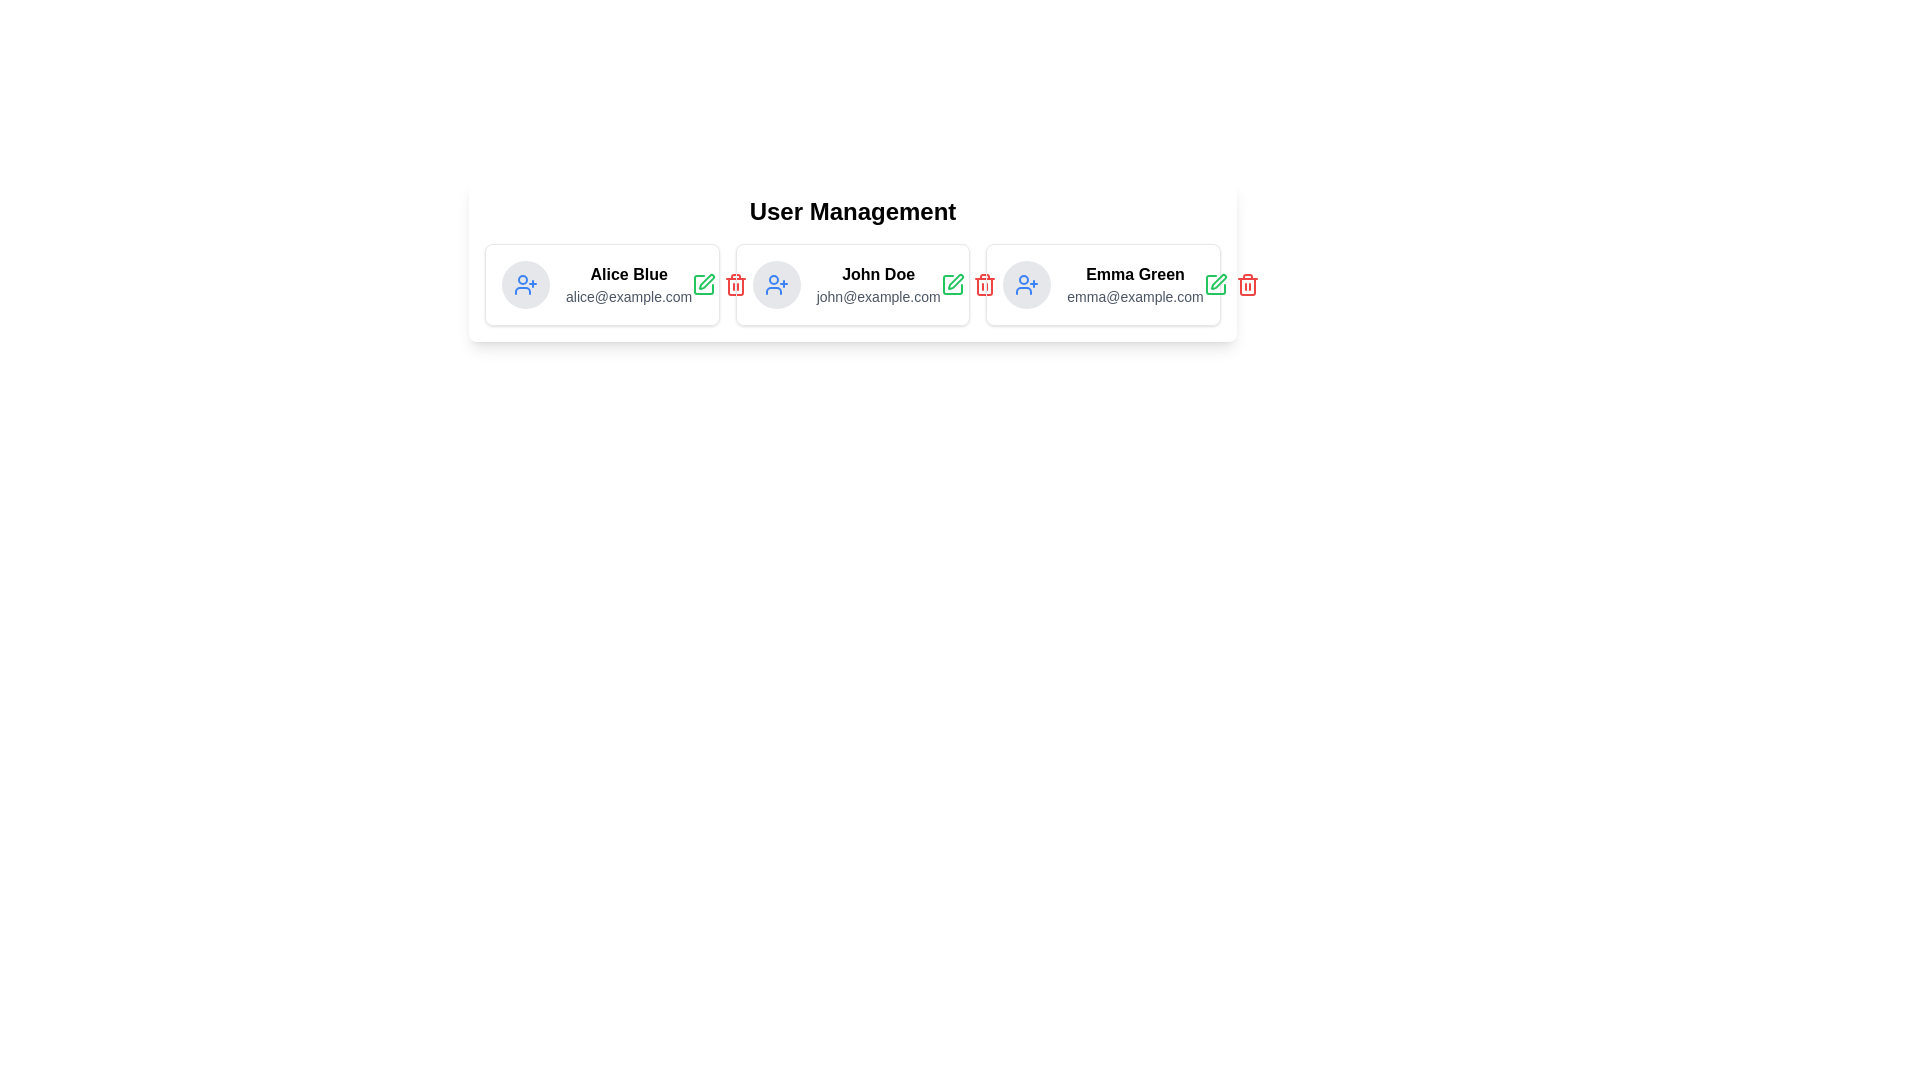  What do you see at coordinates (1246, 285) in the screenshot?
I see `the red-colored trash icon button` at bounding box center [1246, 285].